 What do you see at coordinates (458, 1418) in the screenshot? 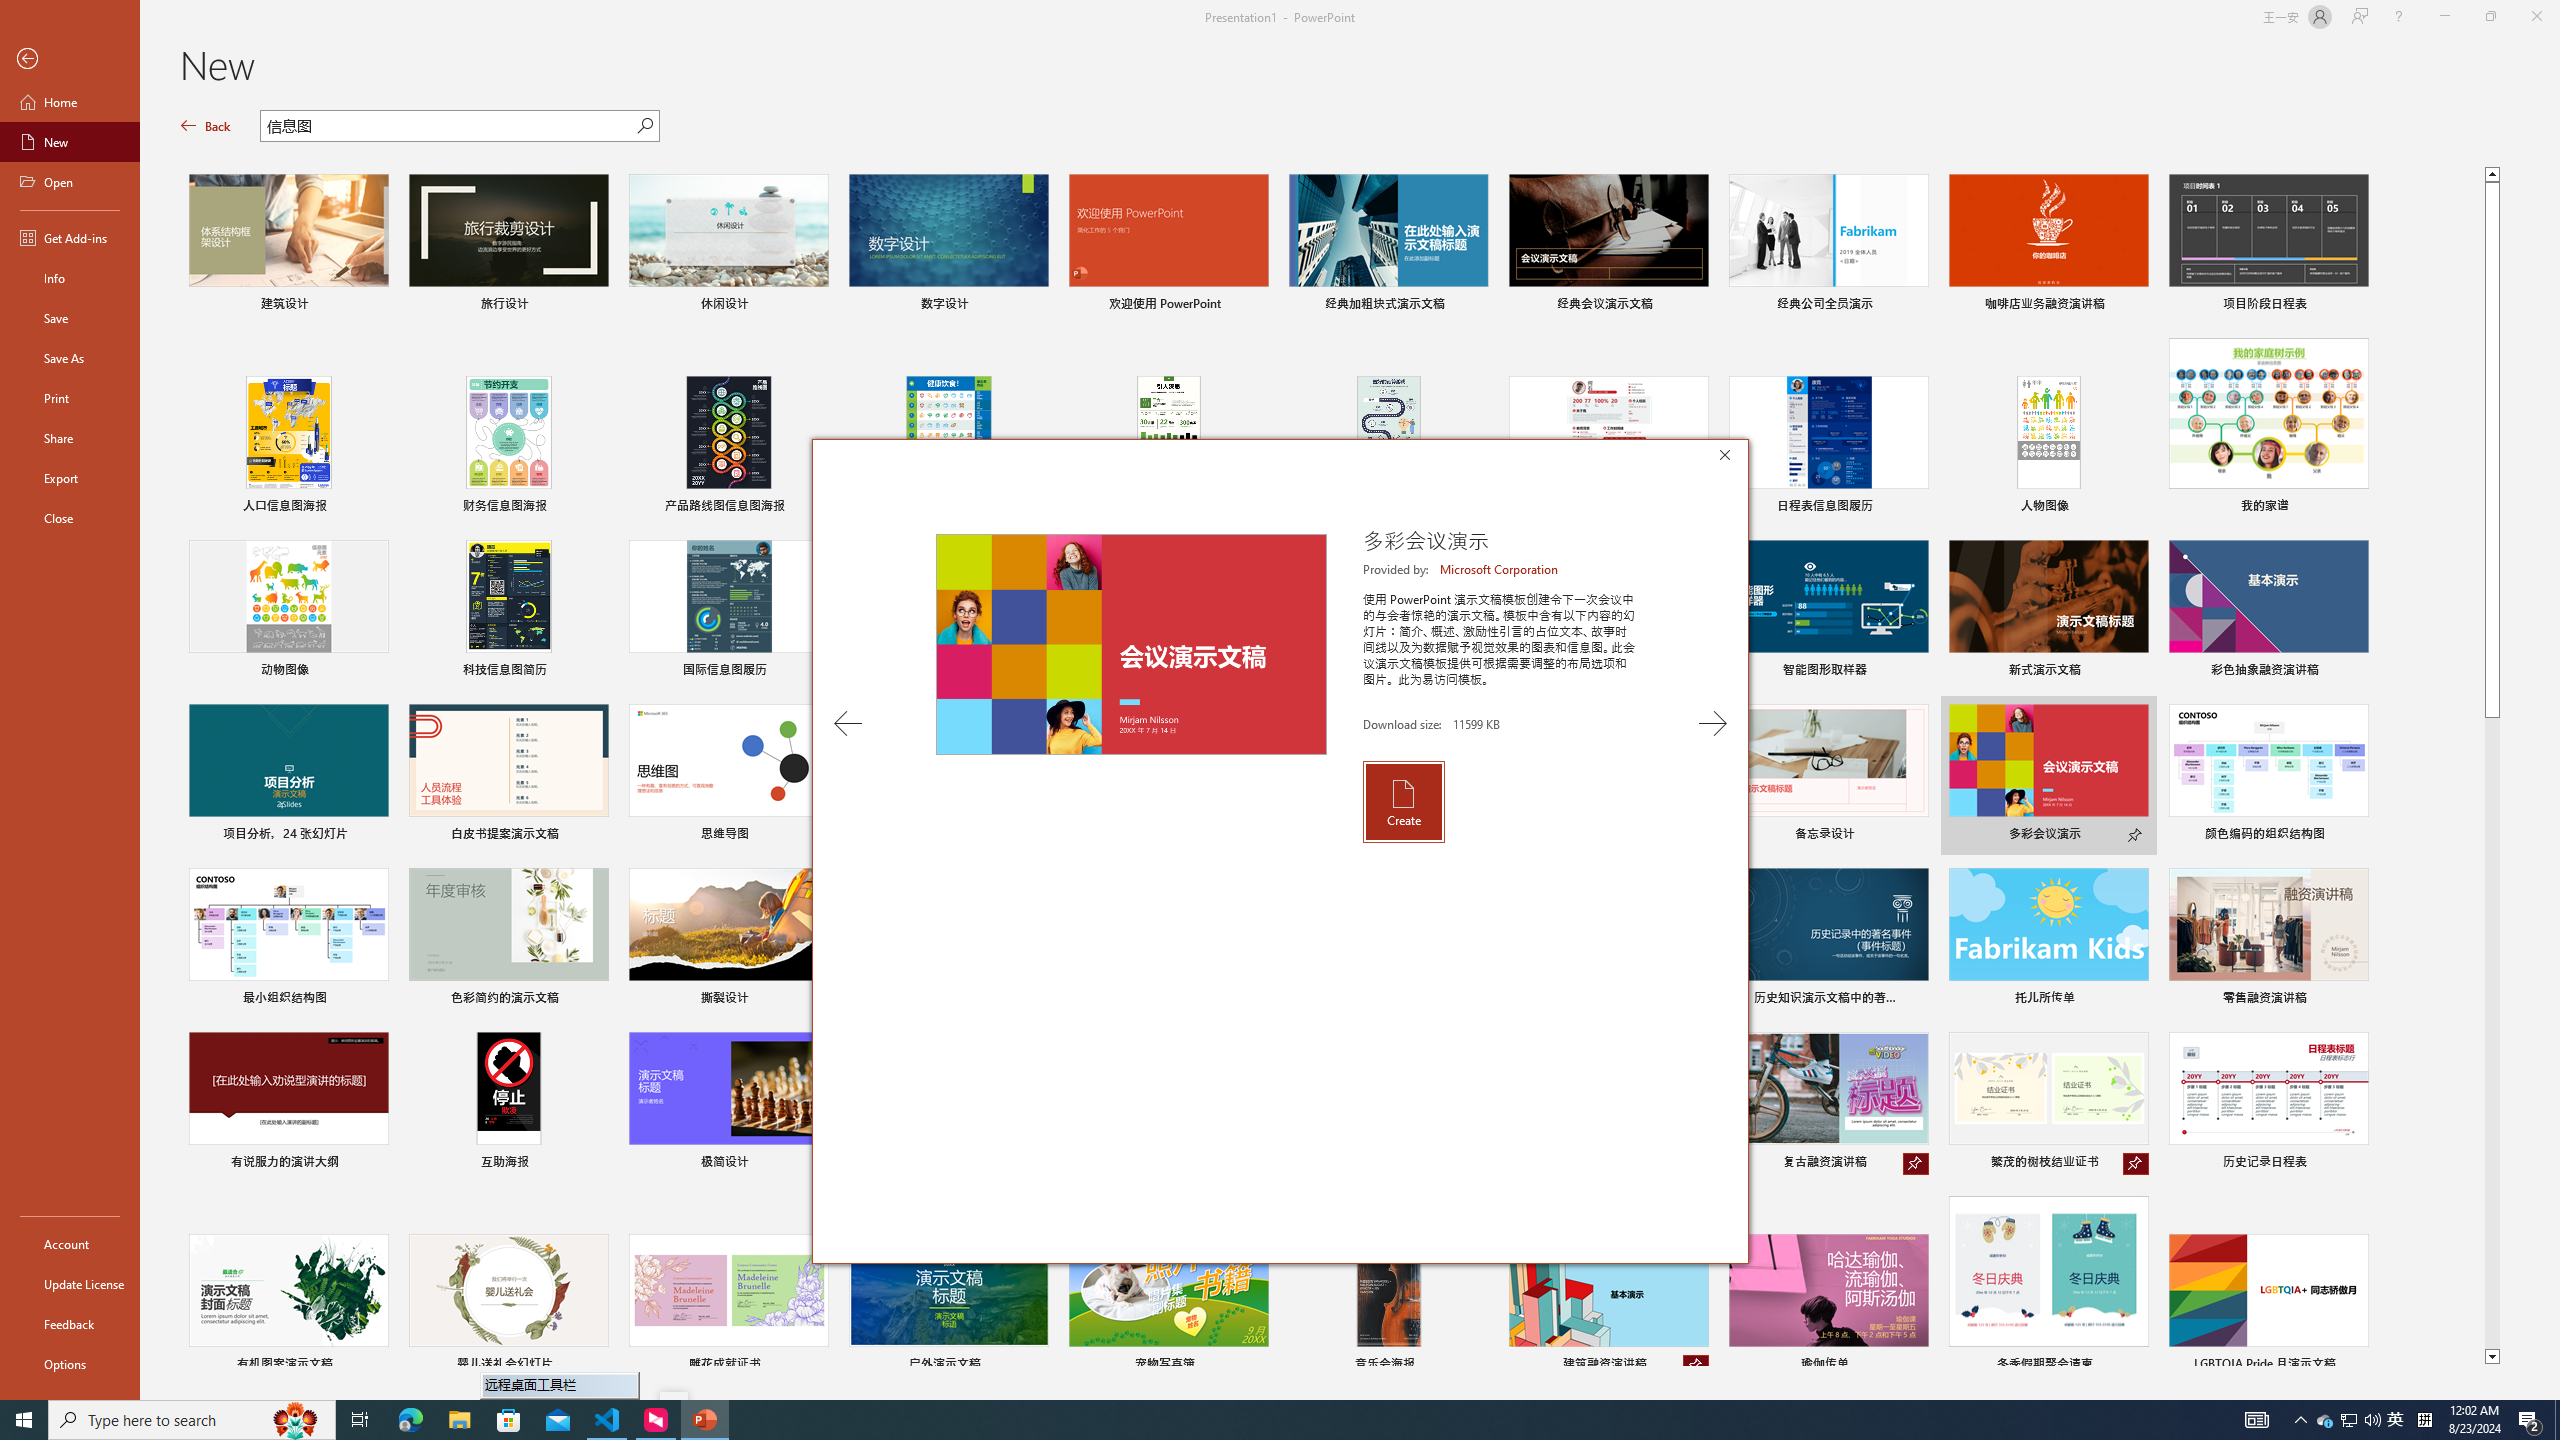
I see `'File Explorer'` at bounding box center [458, 1418].